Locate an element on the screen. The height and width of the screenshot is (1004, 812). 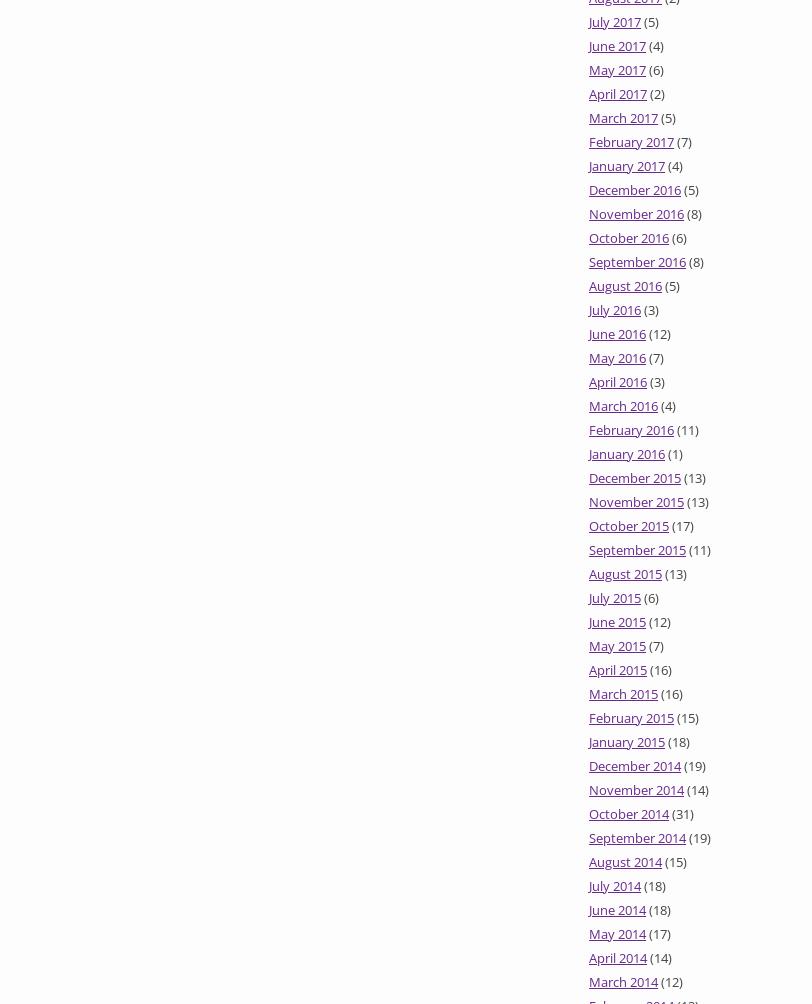
'January 2015' is located at coordinates (627, 740).